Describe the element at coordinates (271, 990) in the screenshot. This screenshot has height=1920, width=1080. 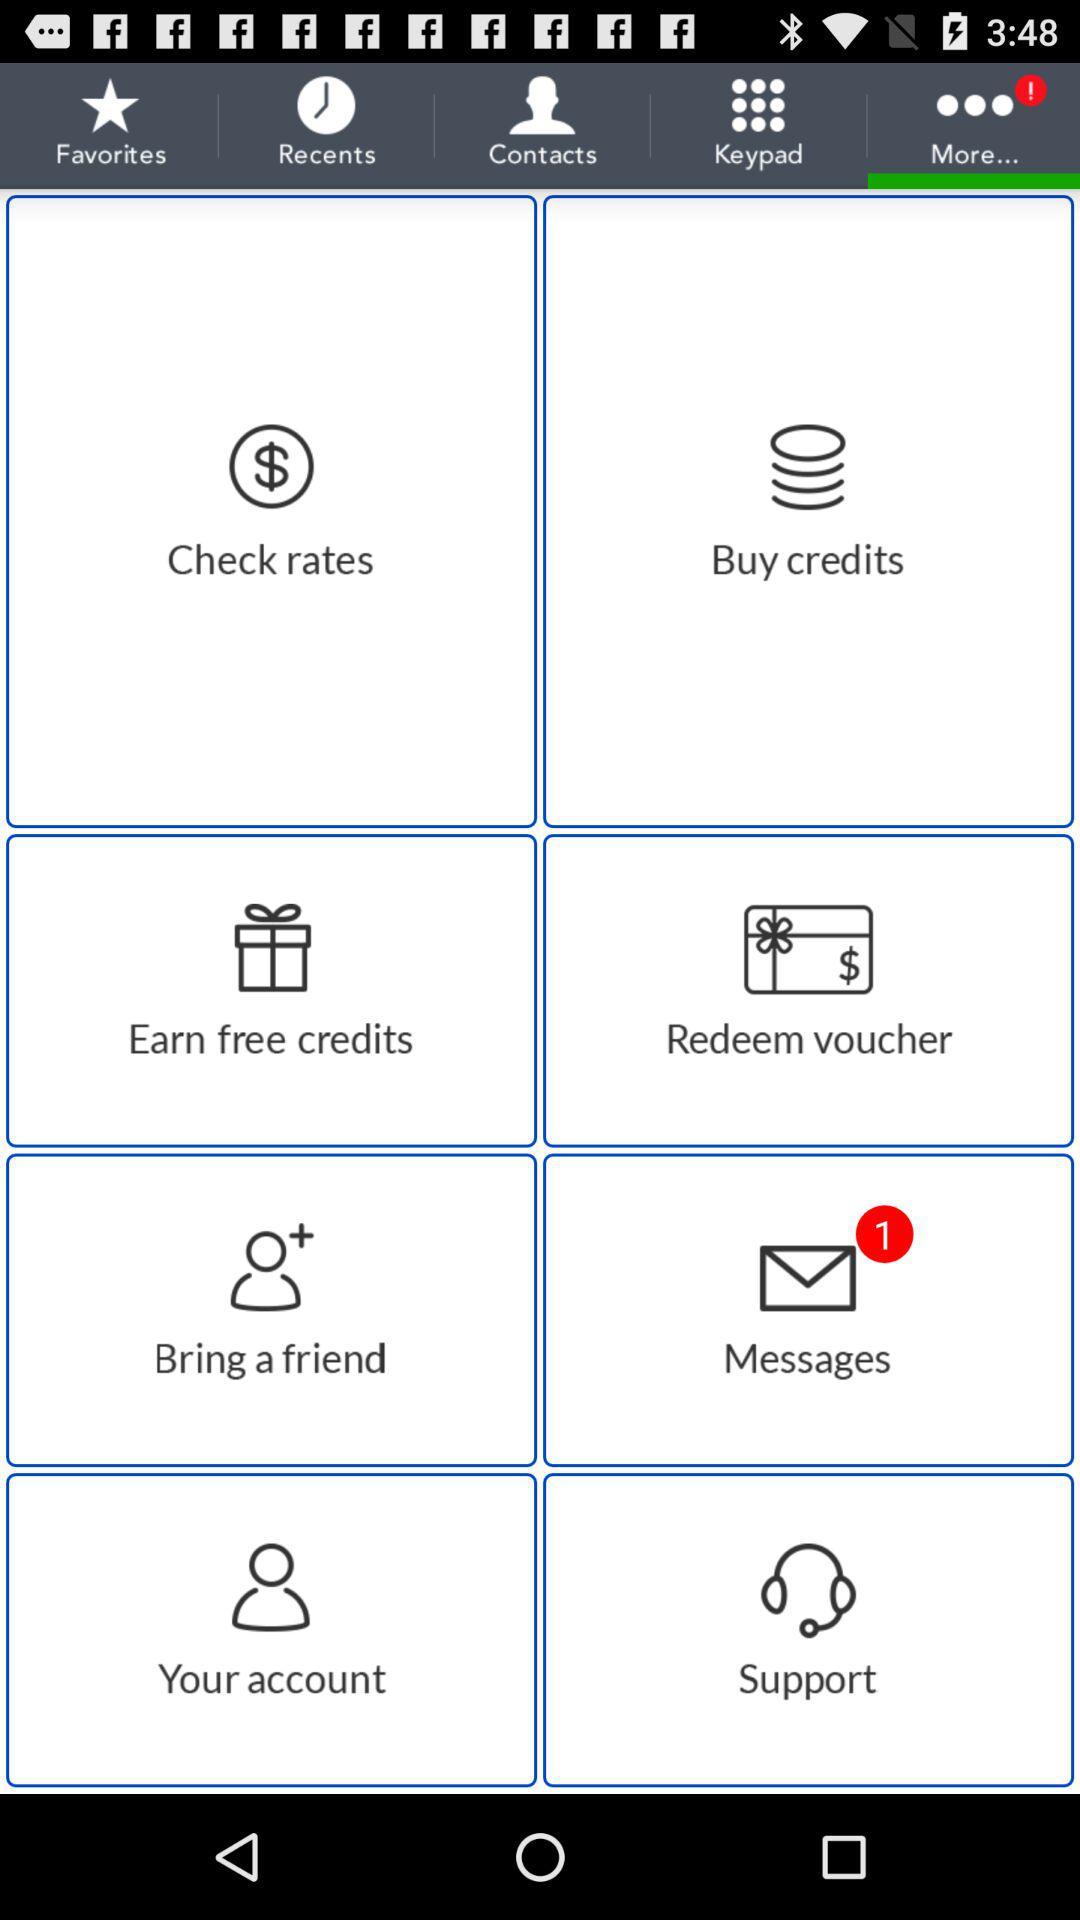
I see `icon on the left` at that location.